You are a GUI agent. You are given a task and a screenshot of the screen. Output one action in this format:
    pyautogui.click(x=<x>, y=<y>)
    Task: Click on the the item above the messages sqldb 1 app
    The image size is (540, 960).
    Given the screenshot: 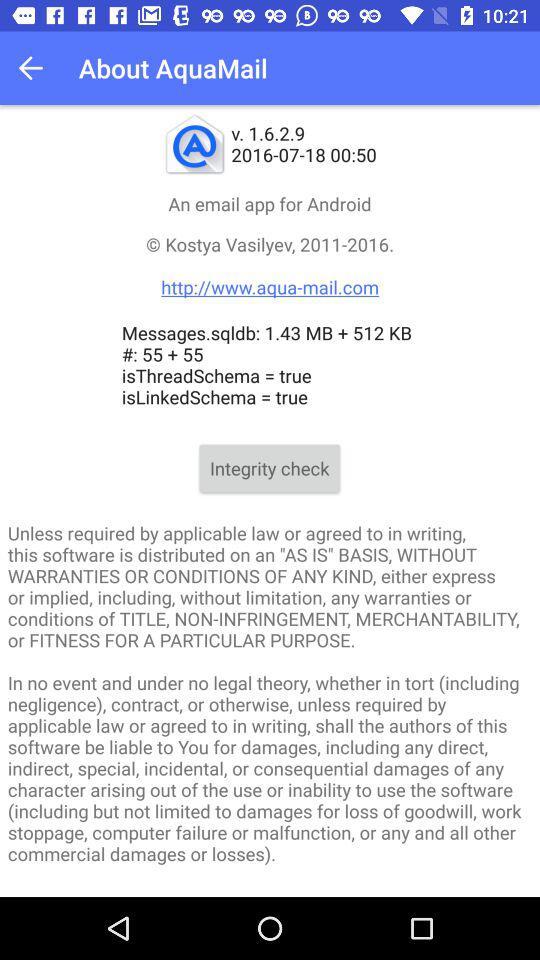 What is the action you would take?
    pyautogui.click(x=270, y=264)
    